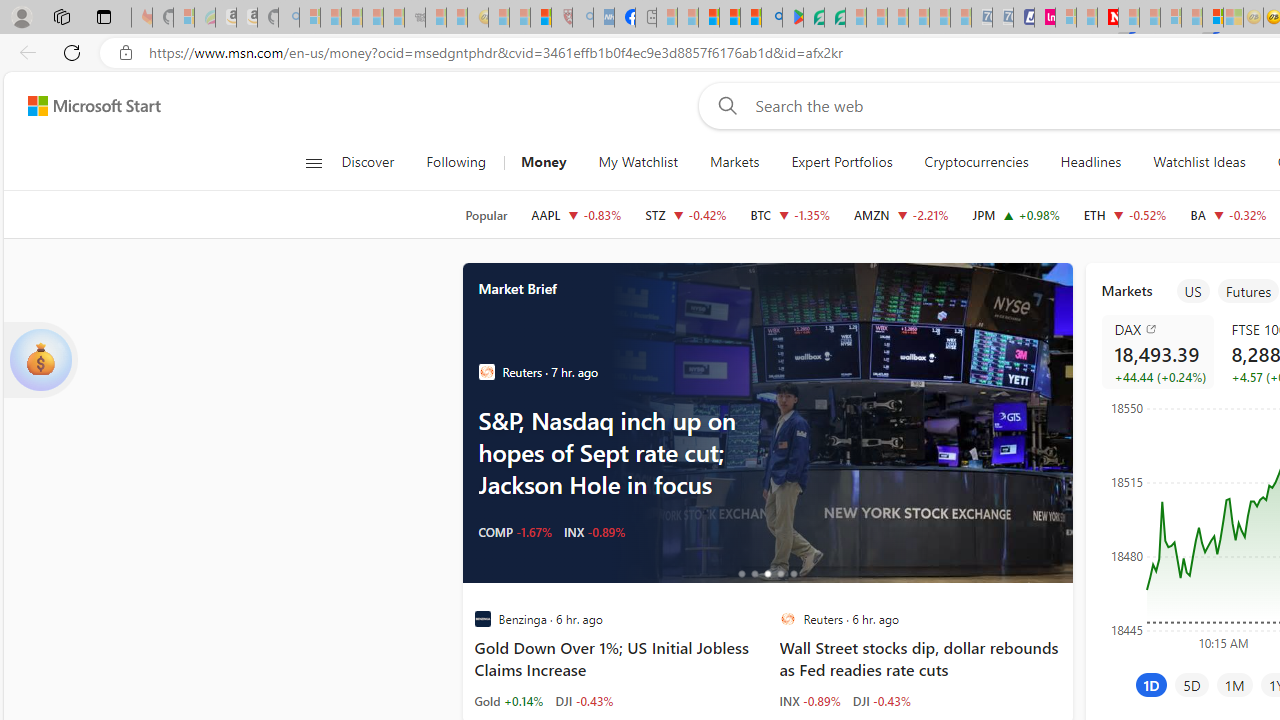 The width and height of the screenshot is (1280, 720). Describe the element at coordinates (1192, 684) in the screenshot. I see `'5D'` at that location.